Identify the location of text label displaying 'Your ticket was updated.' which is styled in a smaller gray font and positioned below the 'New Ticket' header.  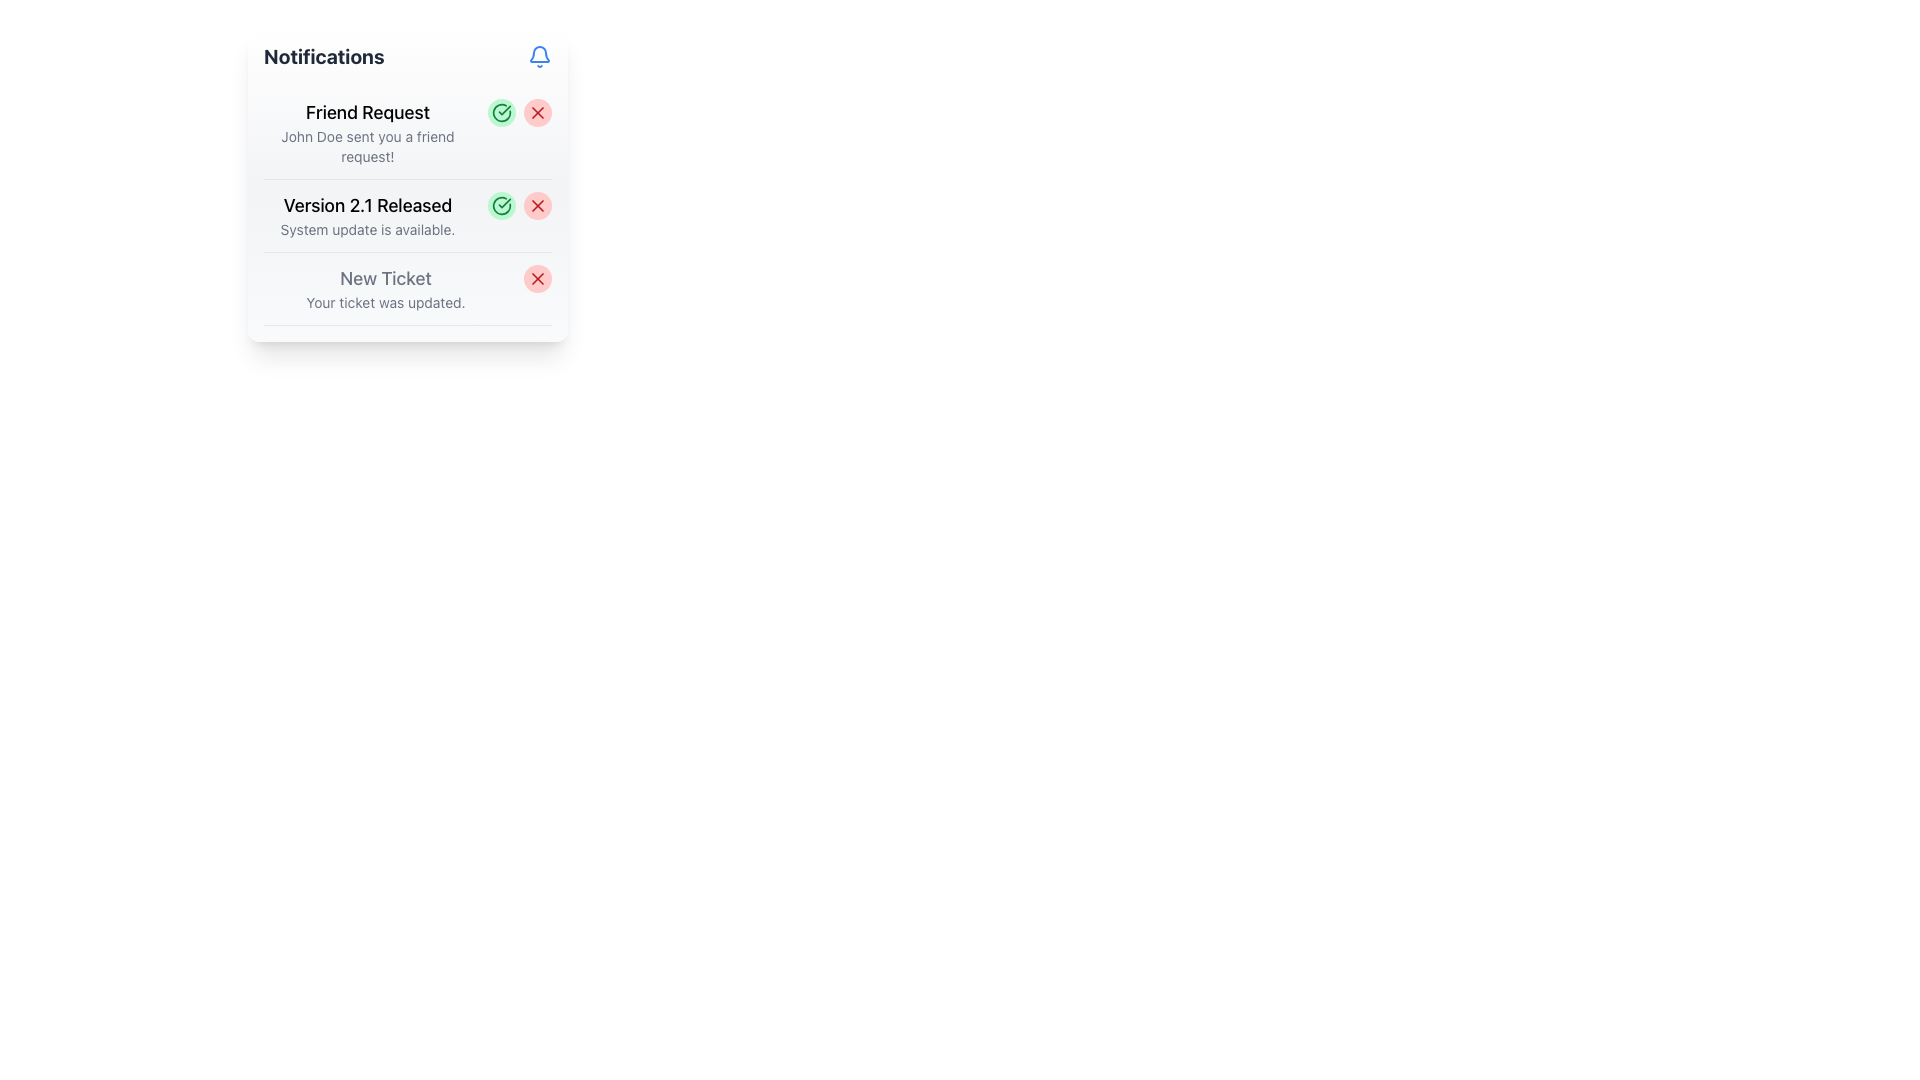
(385, 303).